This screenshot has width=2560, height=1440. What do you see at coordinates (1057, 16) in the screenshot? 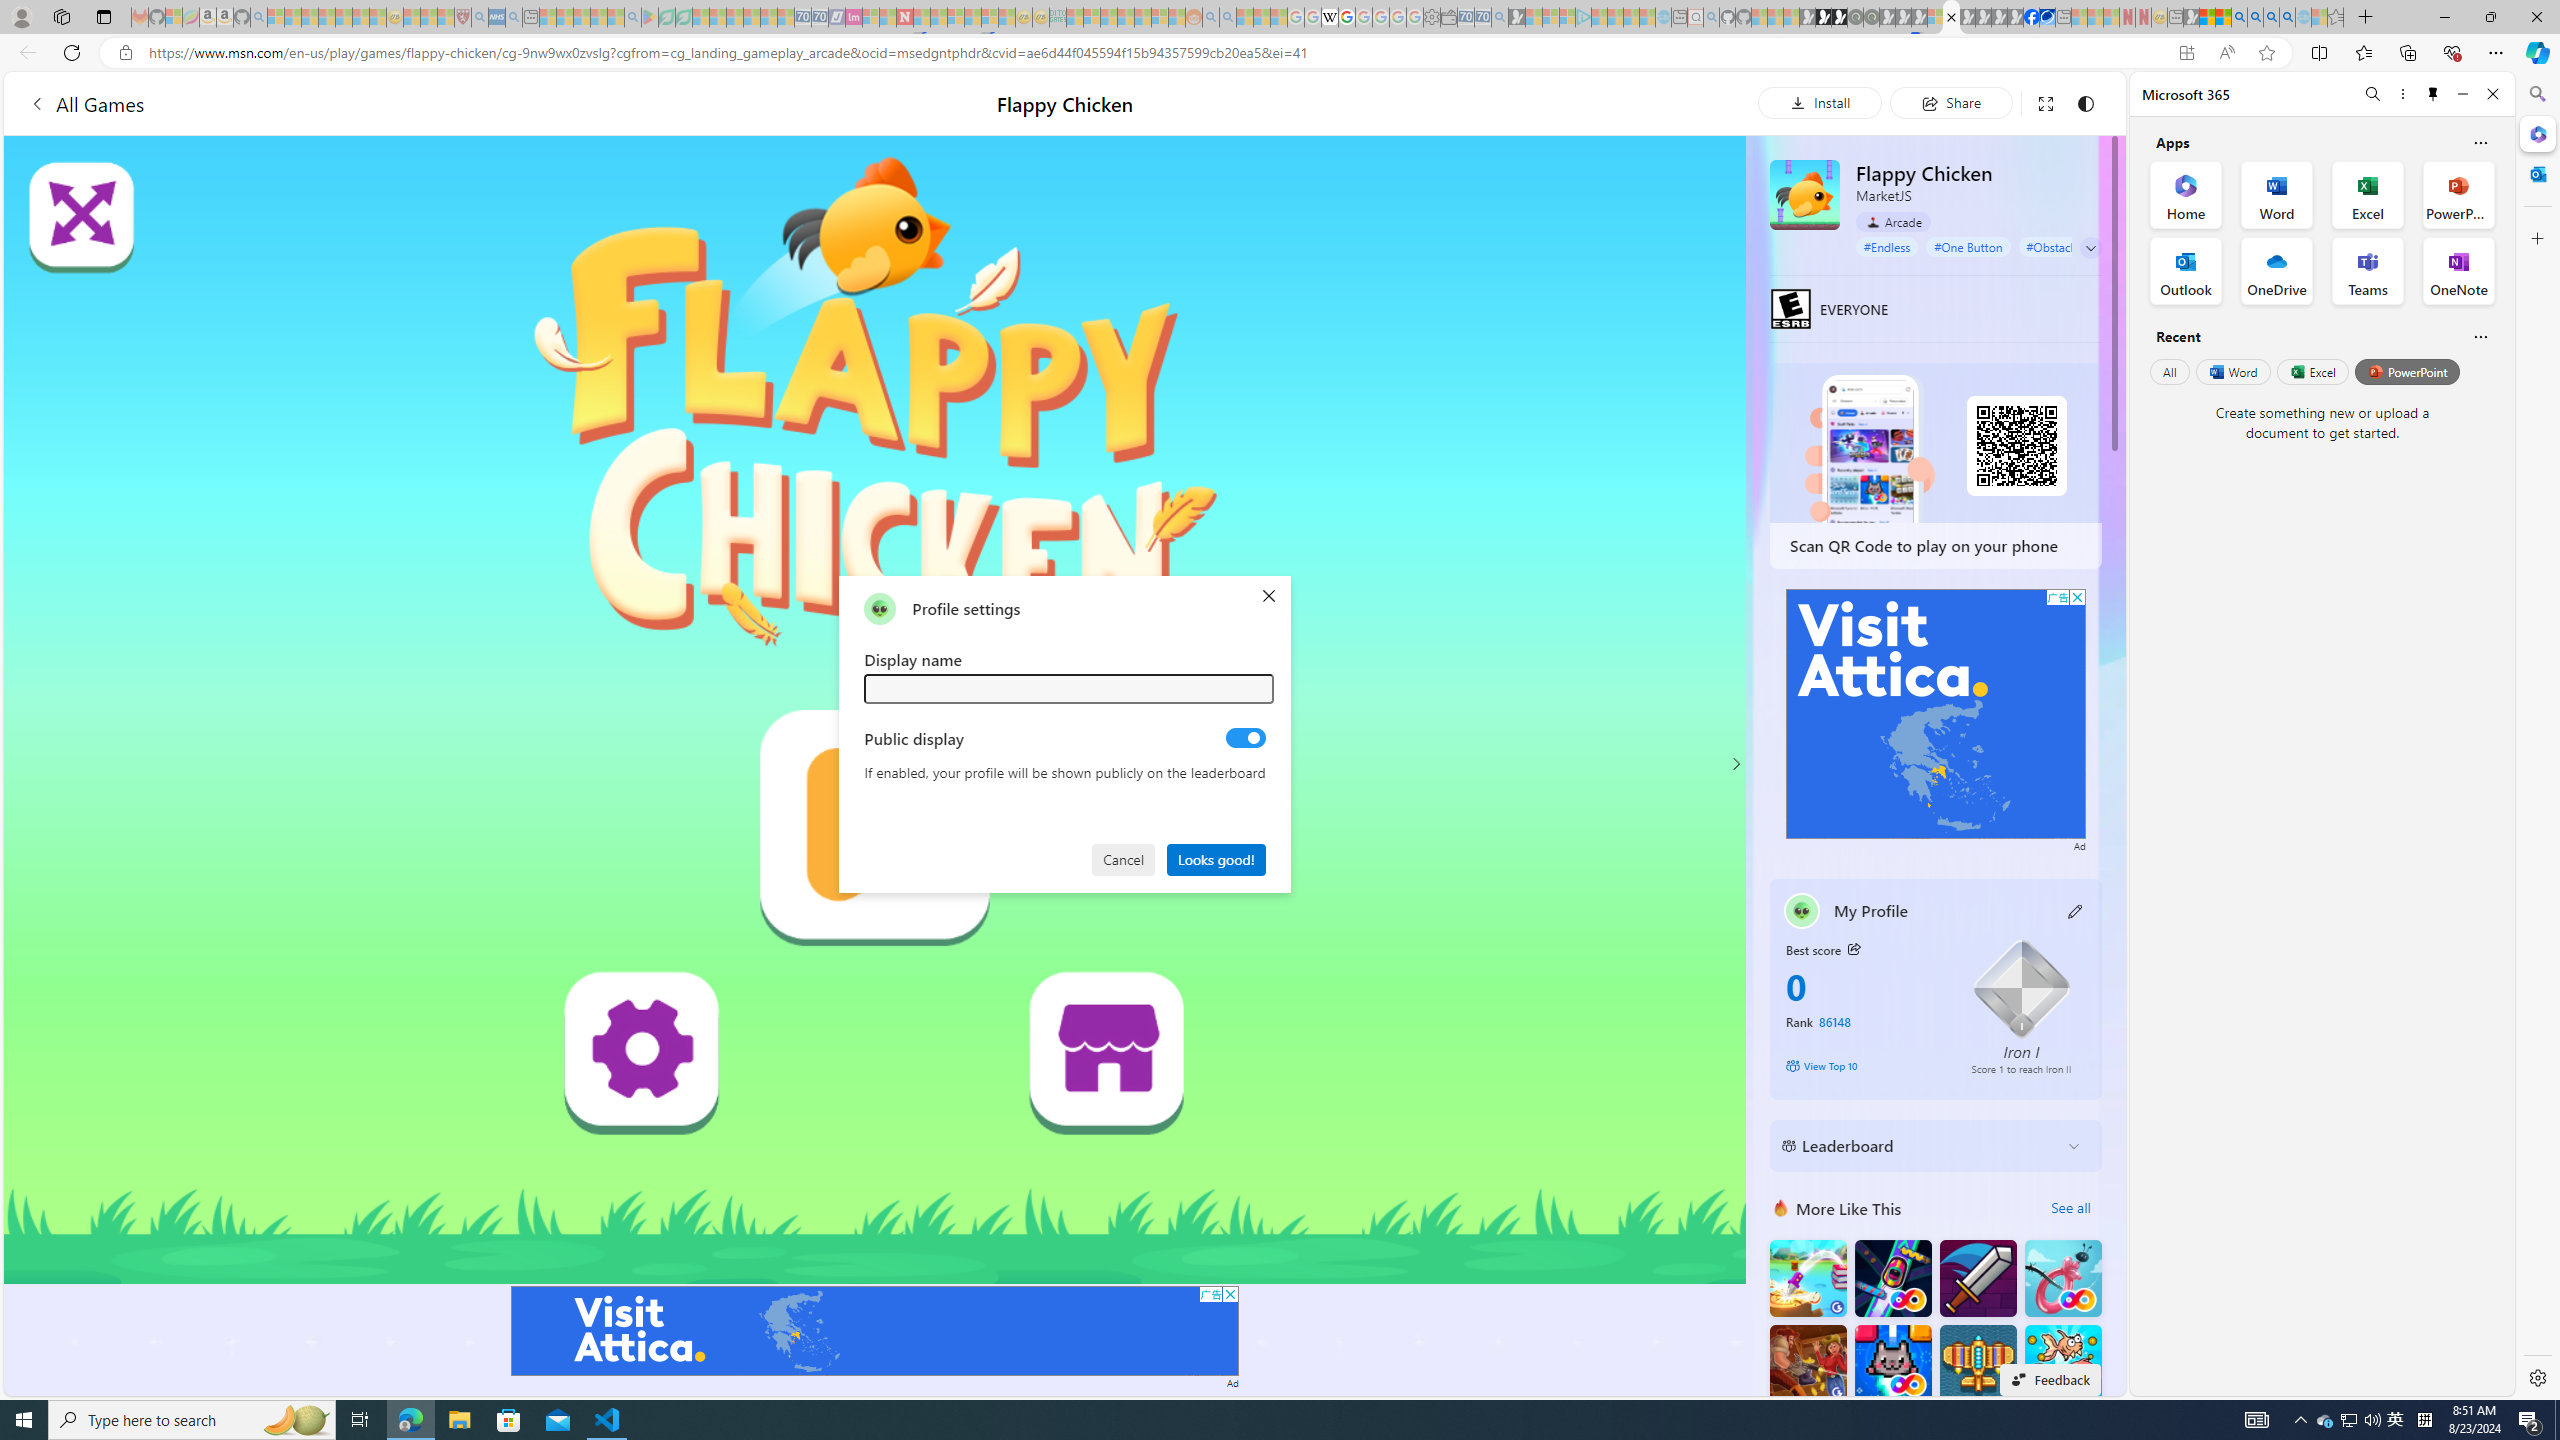
I see `'DITOGAMES AG Imprint - Sleeping'` at bounding box center [1057, 16].